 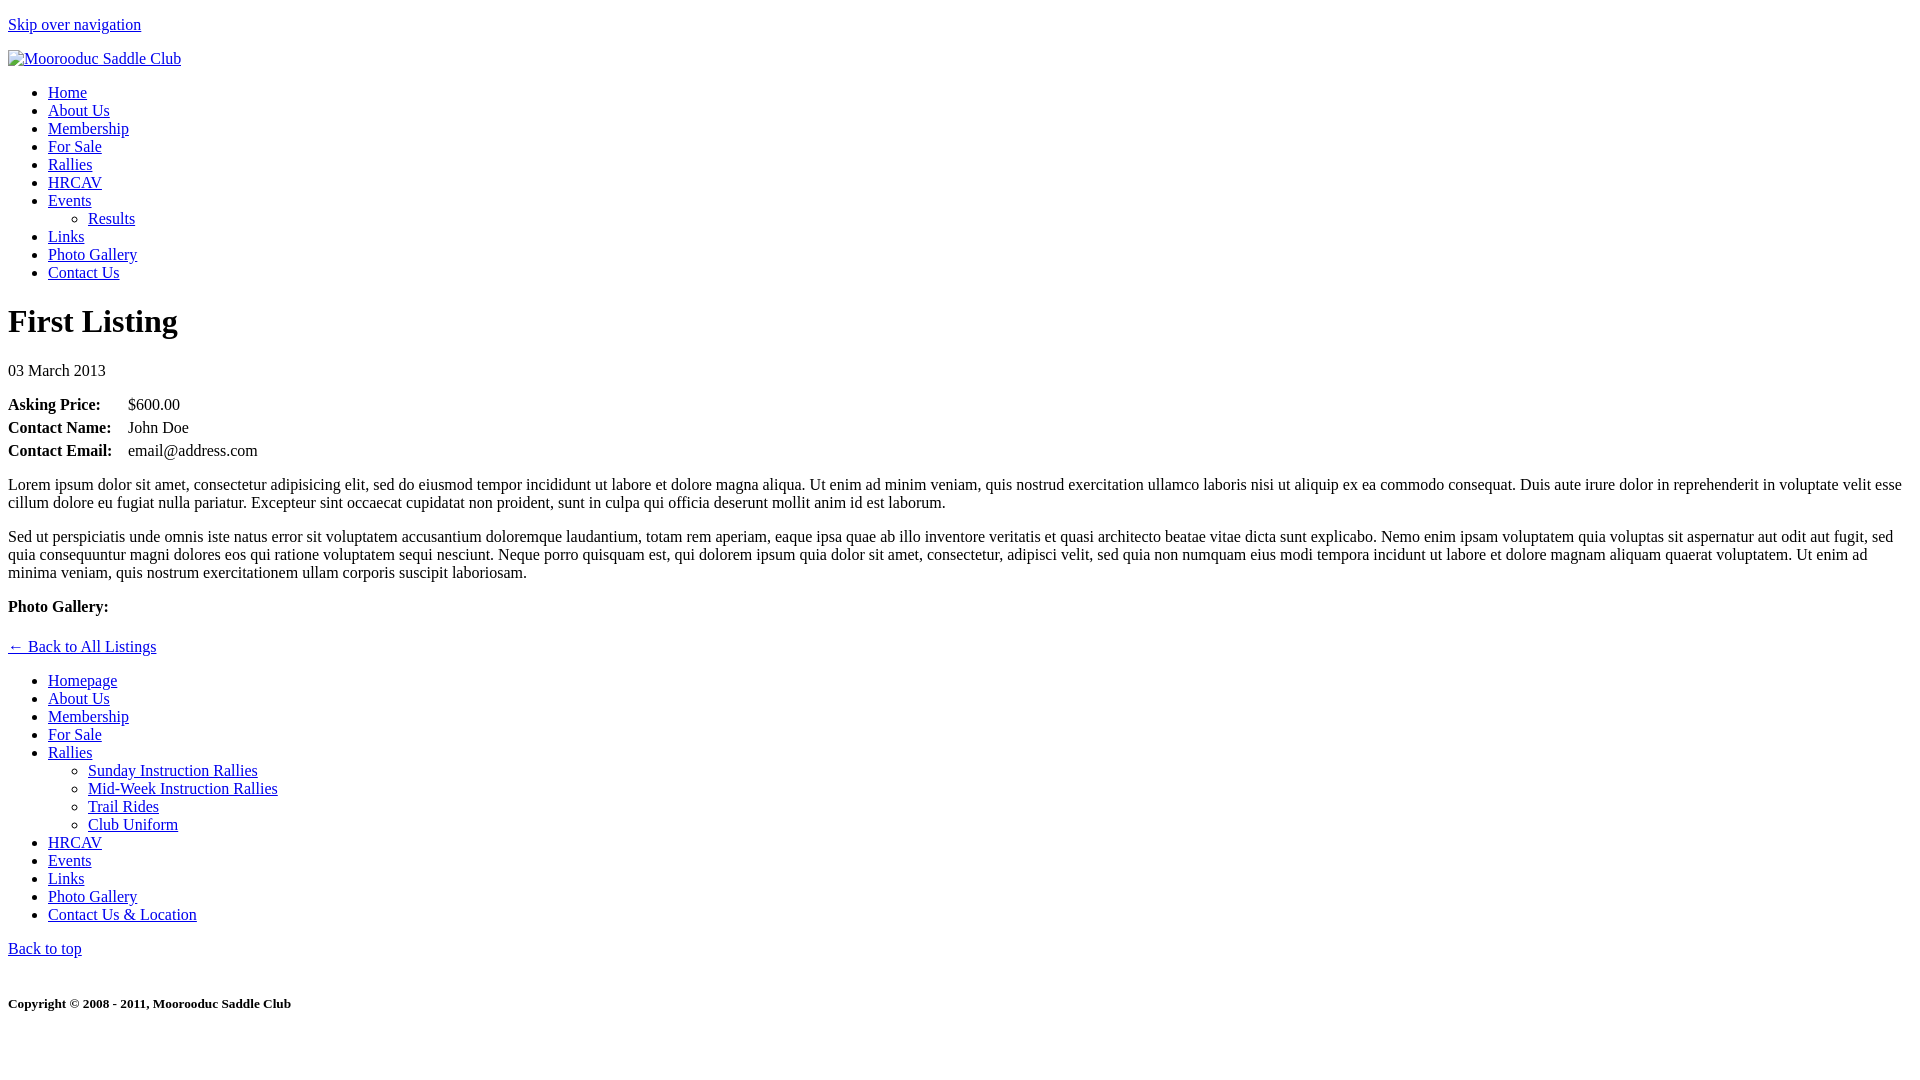 What do you see at coordinates (75, 145) in the screenshot?
I see `'For Sale'` at bounding box center [75, 145].